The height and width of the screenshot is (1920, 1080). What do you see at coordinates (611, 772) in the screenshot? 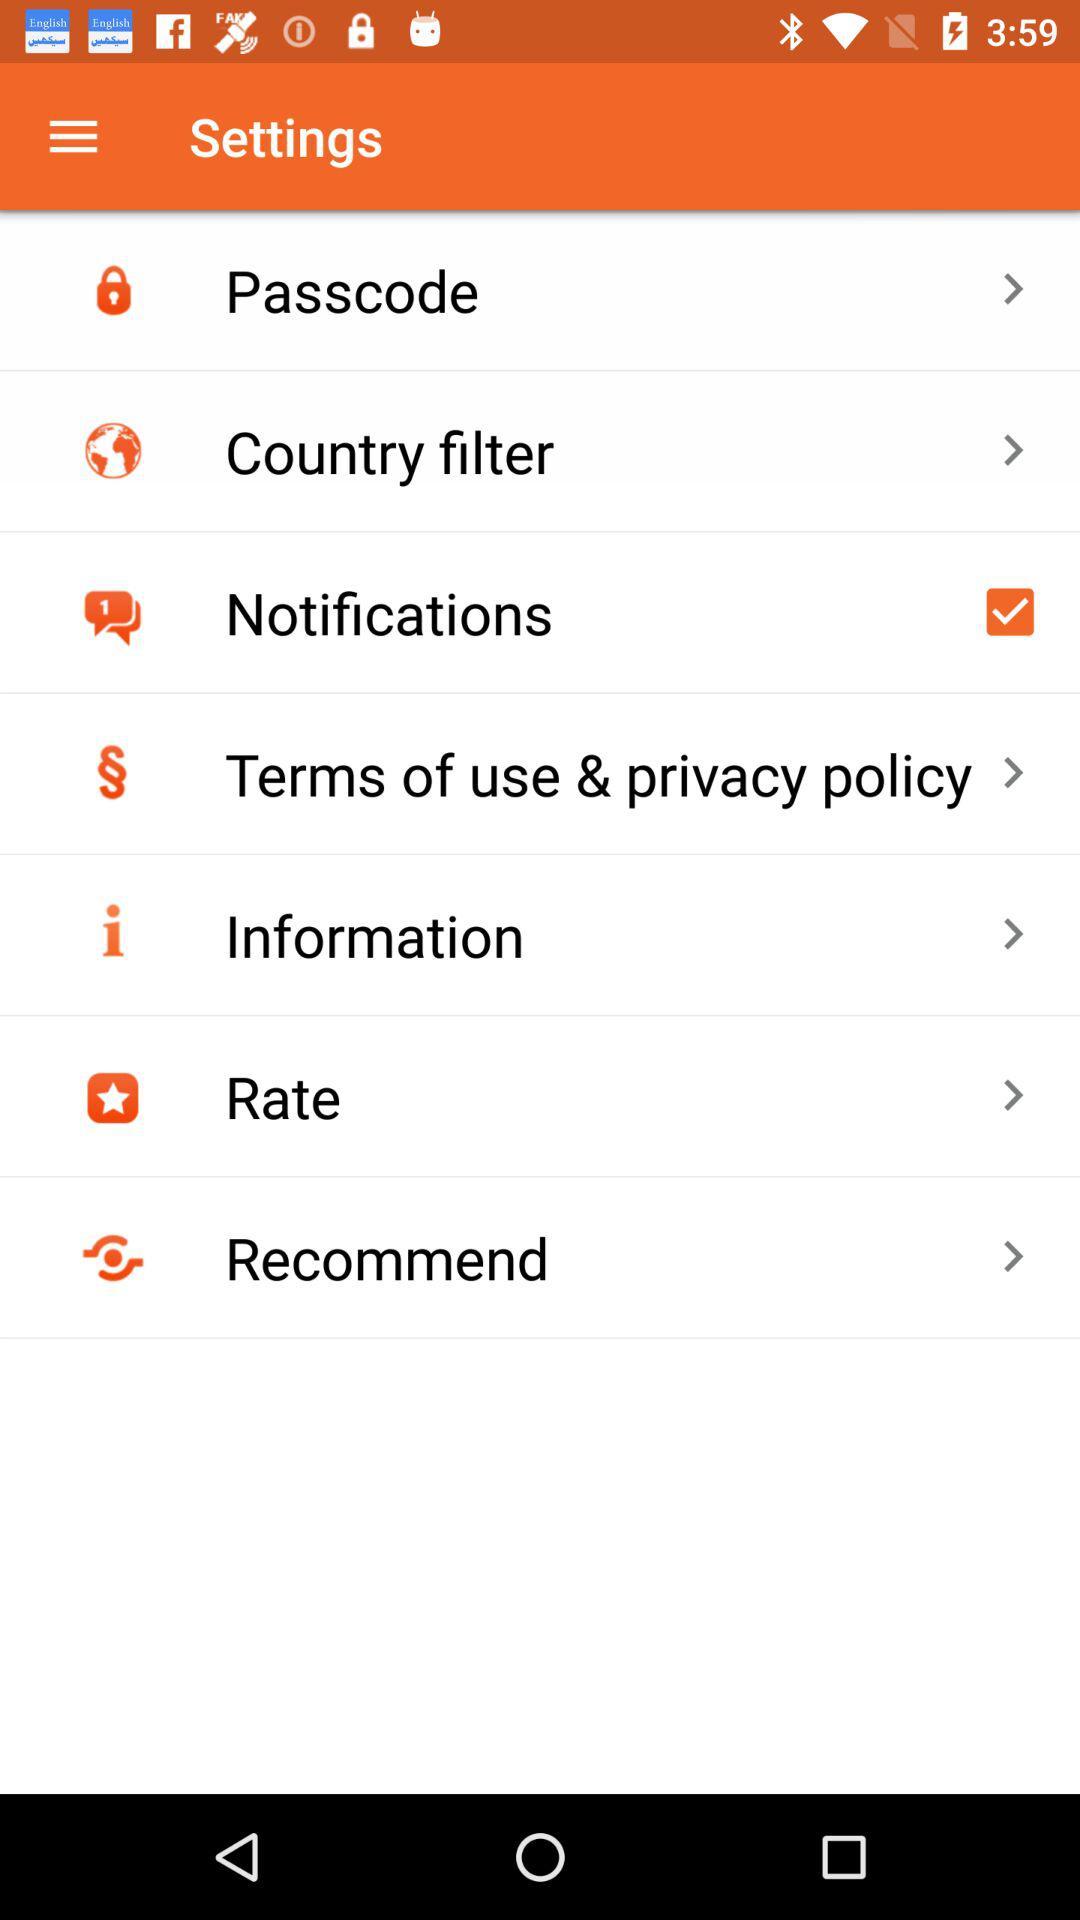
I see `the terms of use item` at bounding box center [611, 772].